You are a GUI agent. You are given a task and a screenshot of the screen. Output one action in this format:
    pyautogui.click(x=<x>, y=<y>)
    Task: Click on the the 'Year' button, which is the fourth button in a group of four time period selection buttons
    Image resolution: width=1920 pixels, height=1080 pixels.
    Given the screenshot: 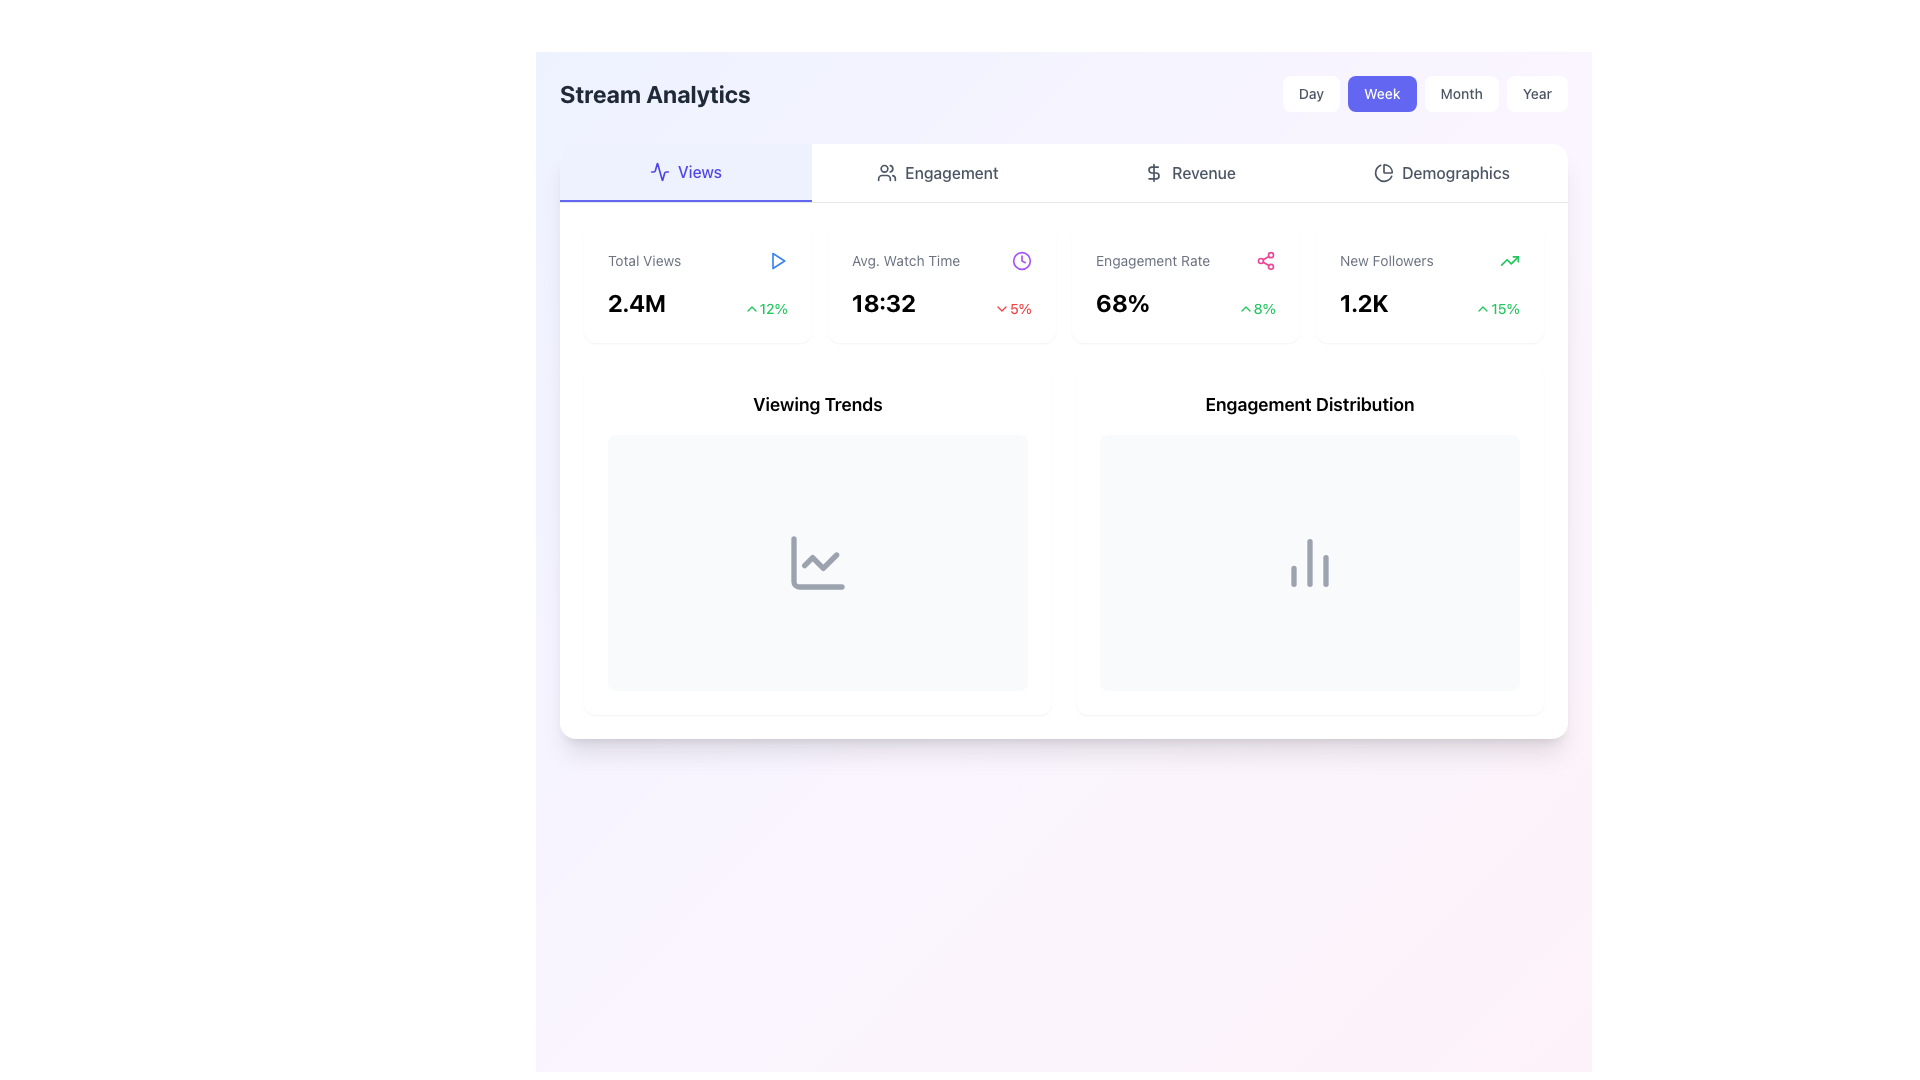 What is the action you would take?
    pyautogui.click(x=1536, y=93)
    